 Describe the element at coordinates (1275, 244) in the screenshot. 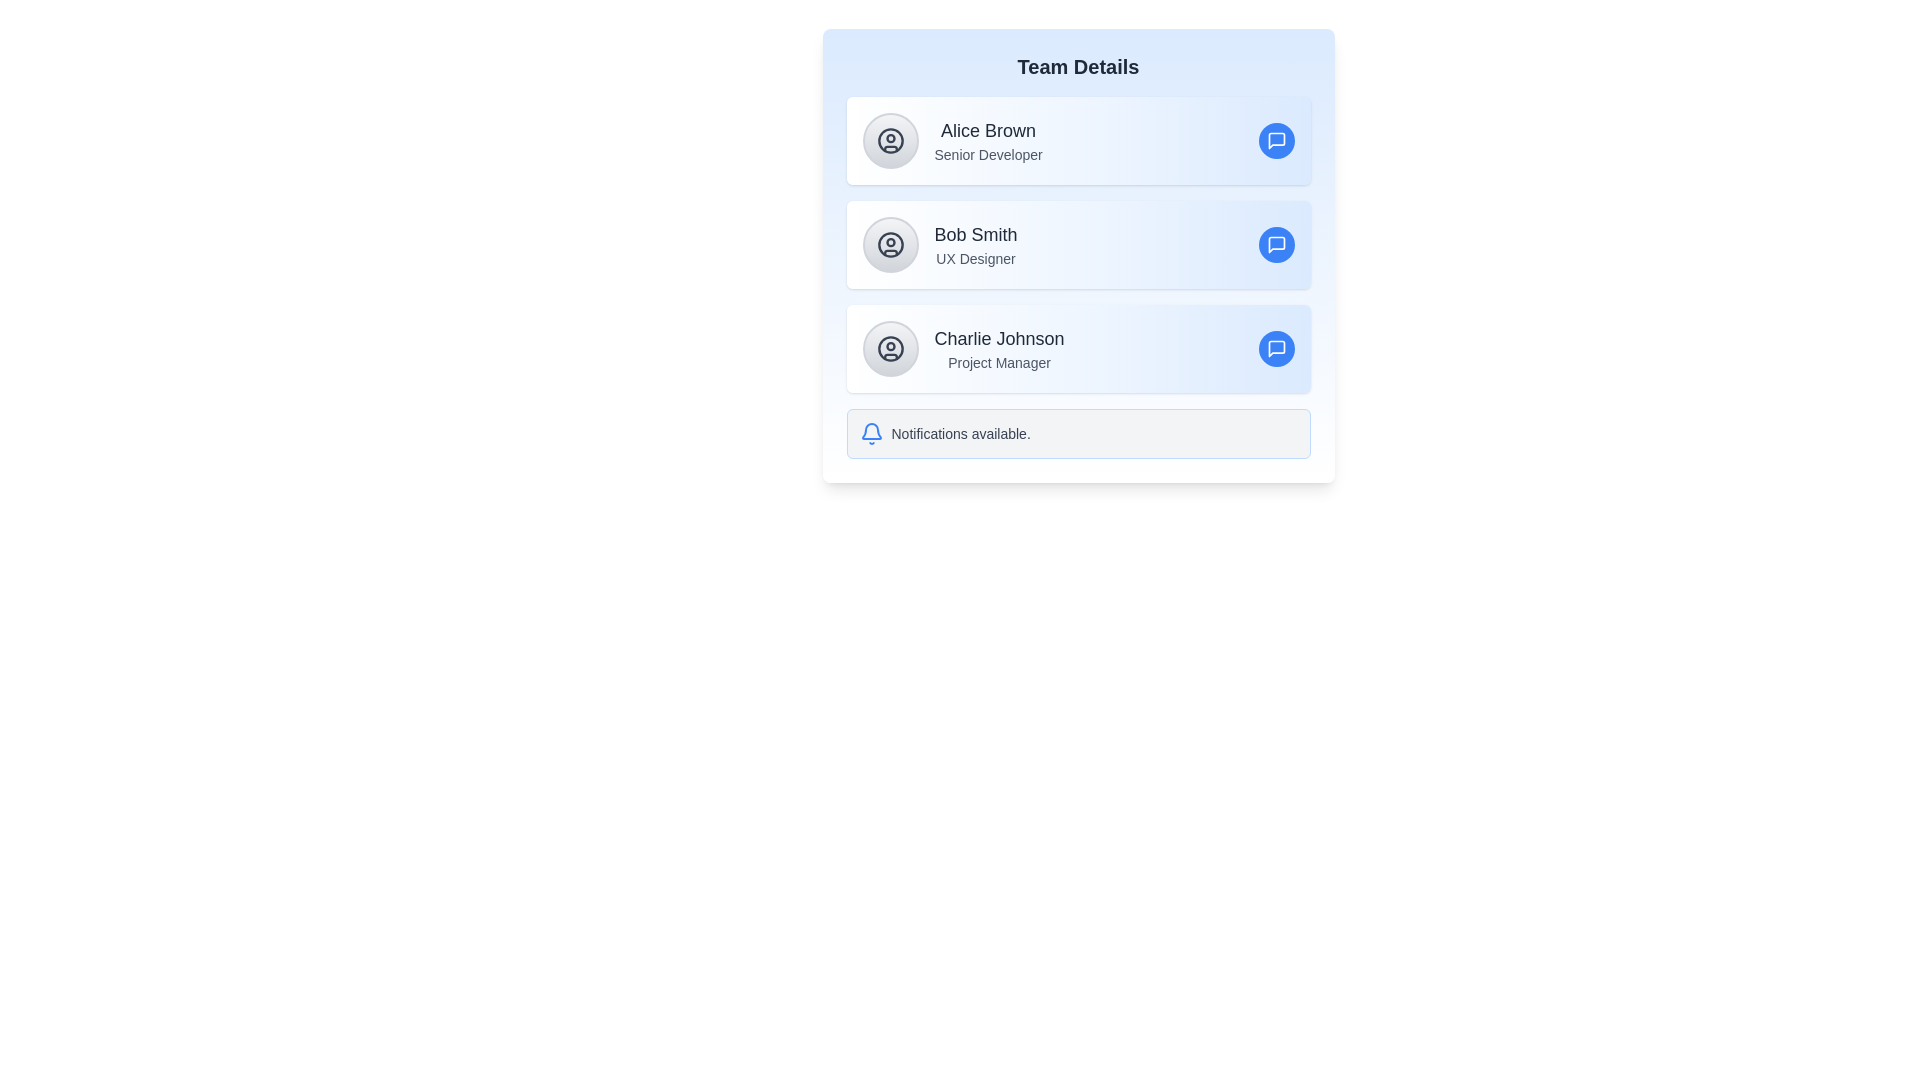

I see `the square speech bubble icon located next to 'Bob Smith, UX Designer'` at that location.